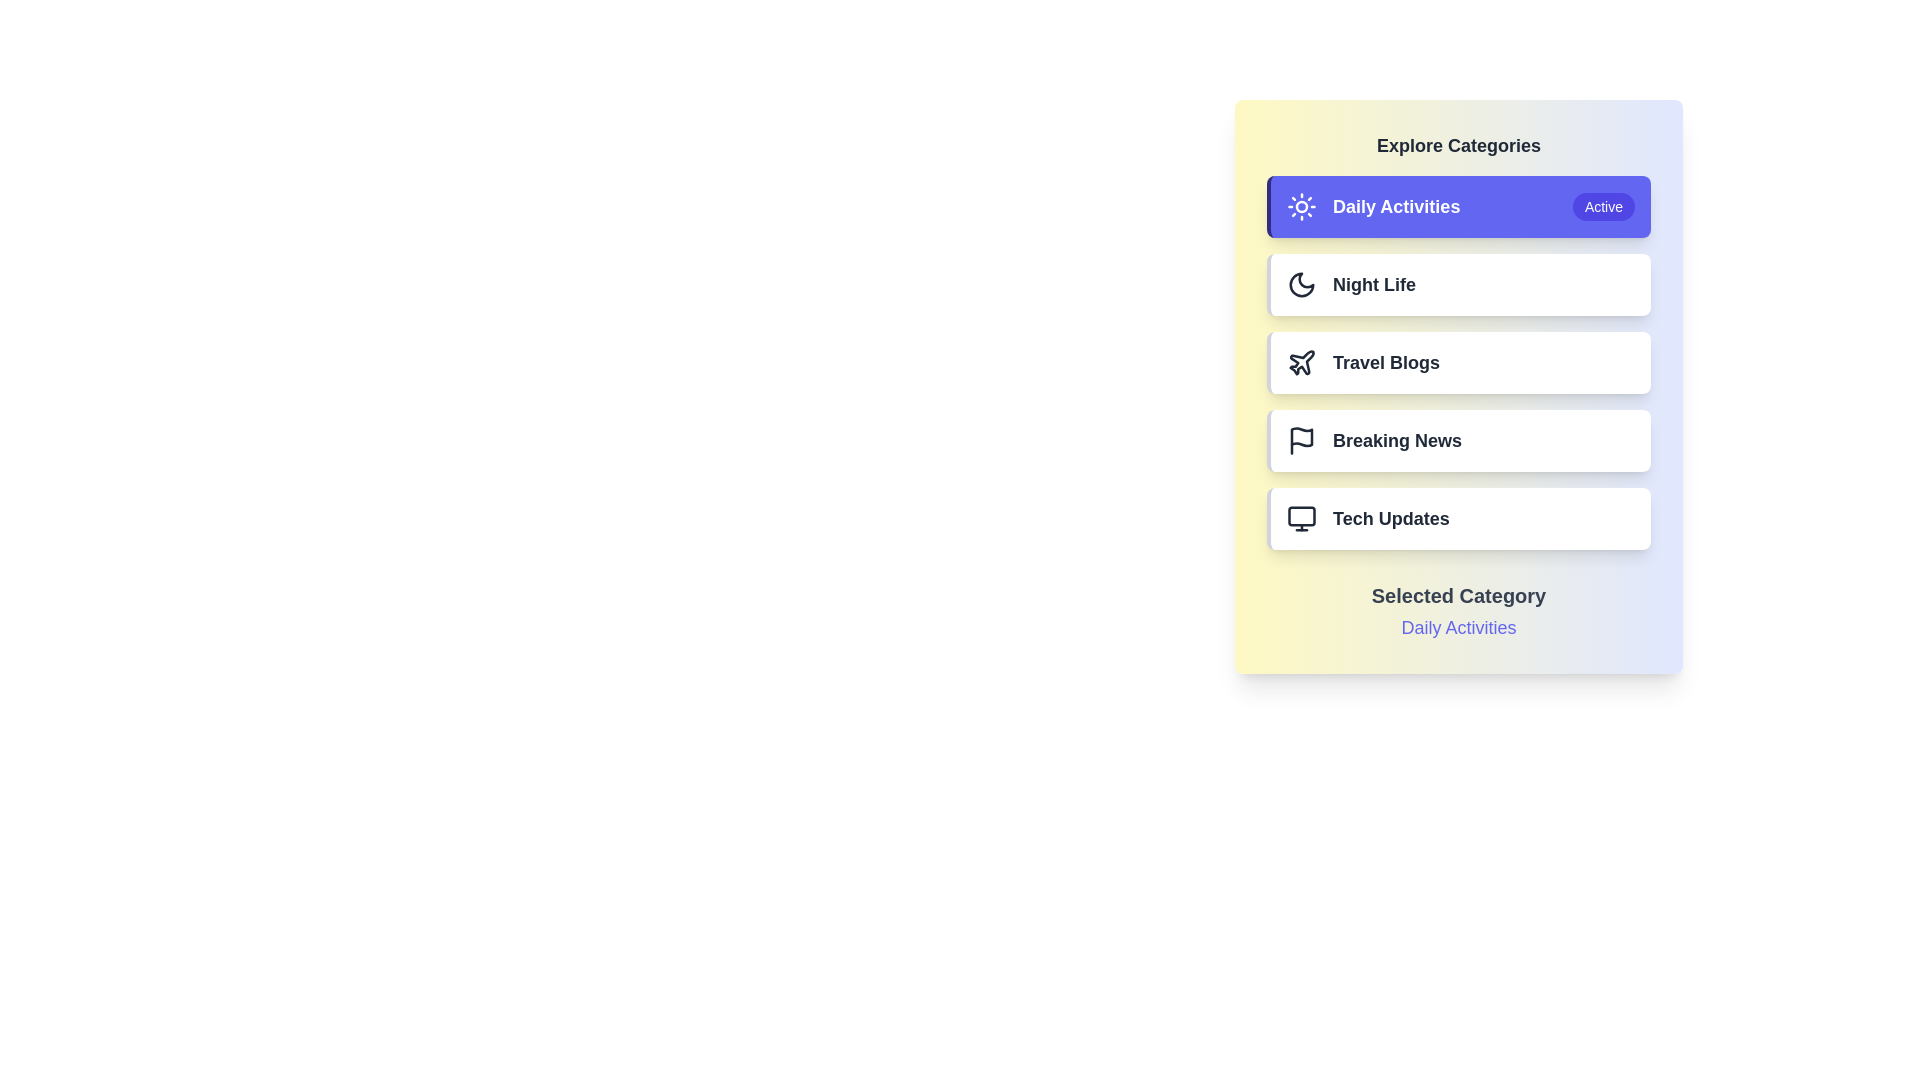 The width and height of the screenshot is (1920, 1080). Describe the element at coordinates (1459, 207) in the screenshot. I see `the category button corresponding to Daily Activities` at that location.